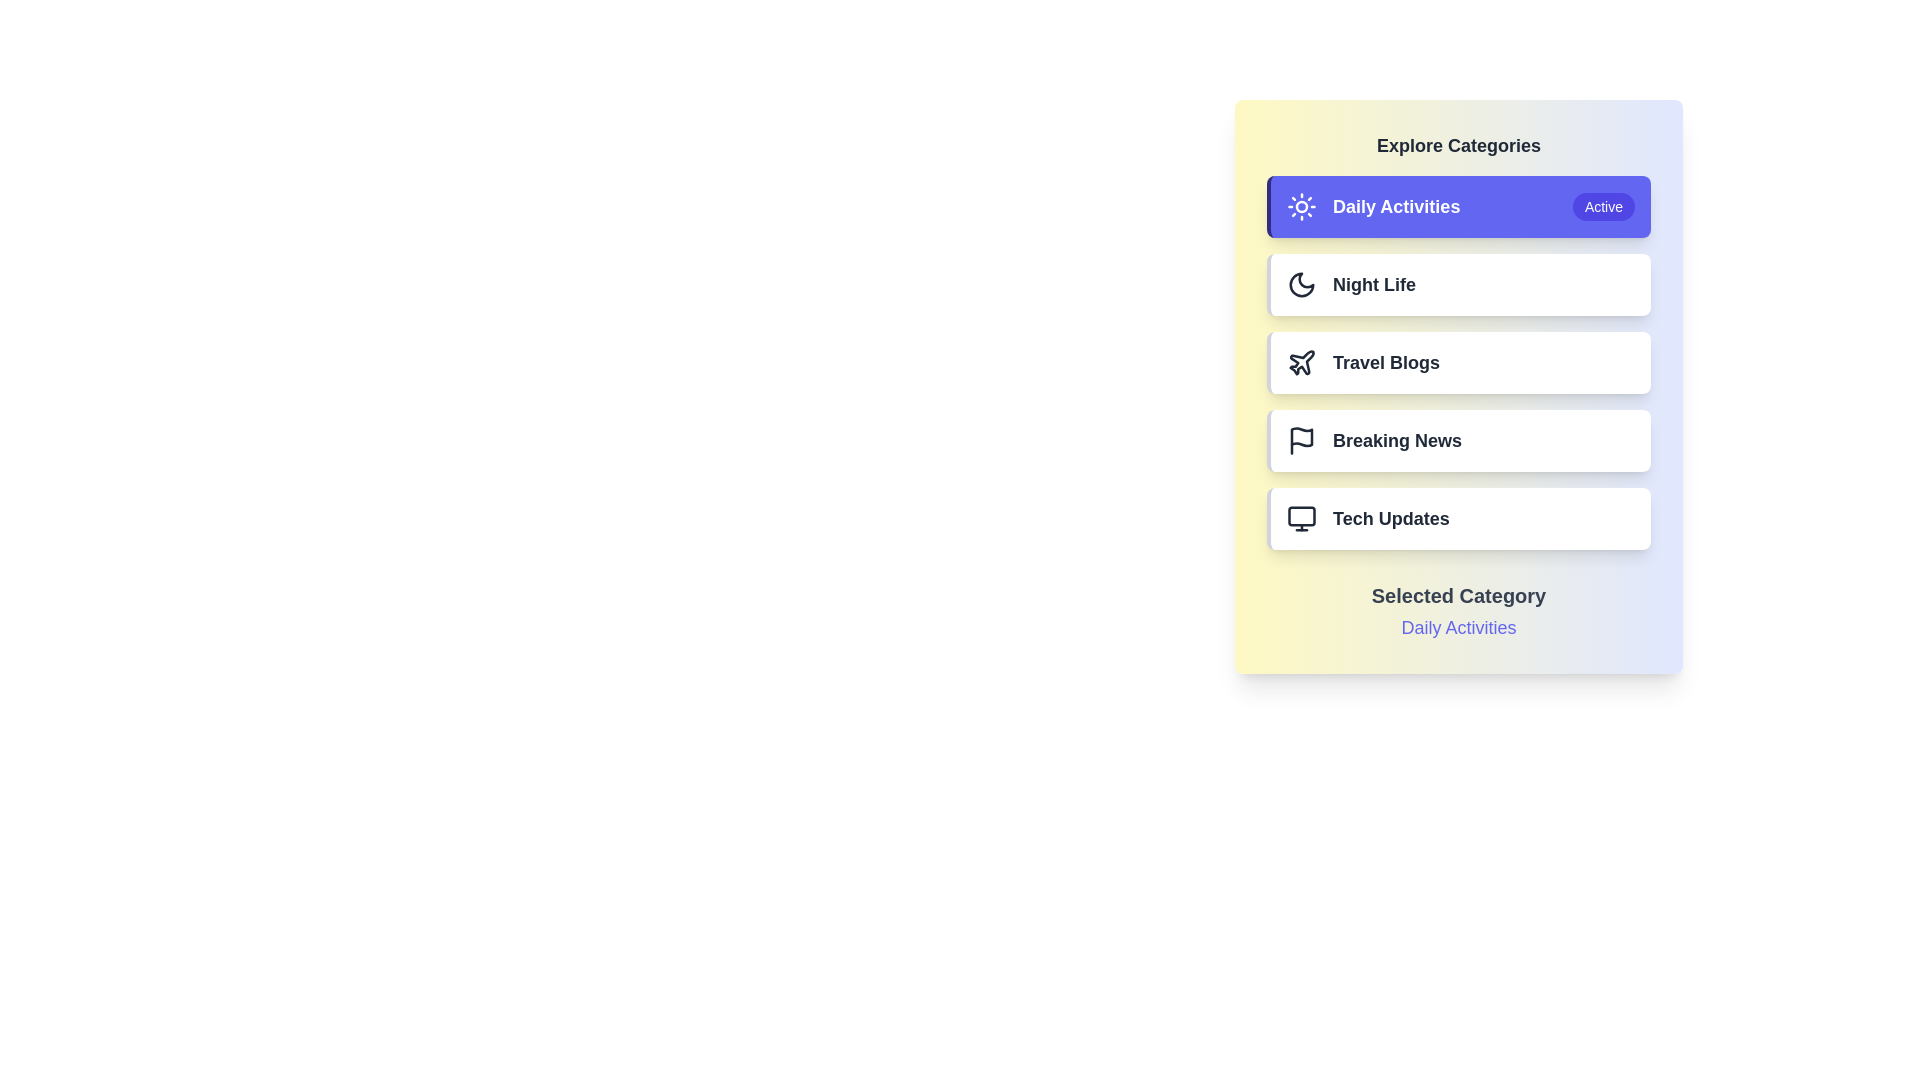 The width and height of the screenshot is (1920, 1080). Describe the element at coordinates (1459, 207) in the screenshot. I see `the category button corresponding to Daily Activities` at that location.